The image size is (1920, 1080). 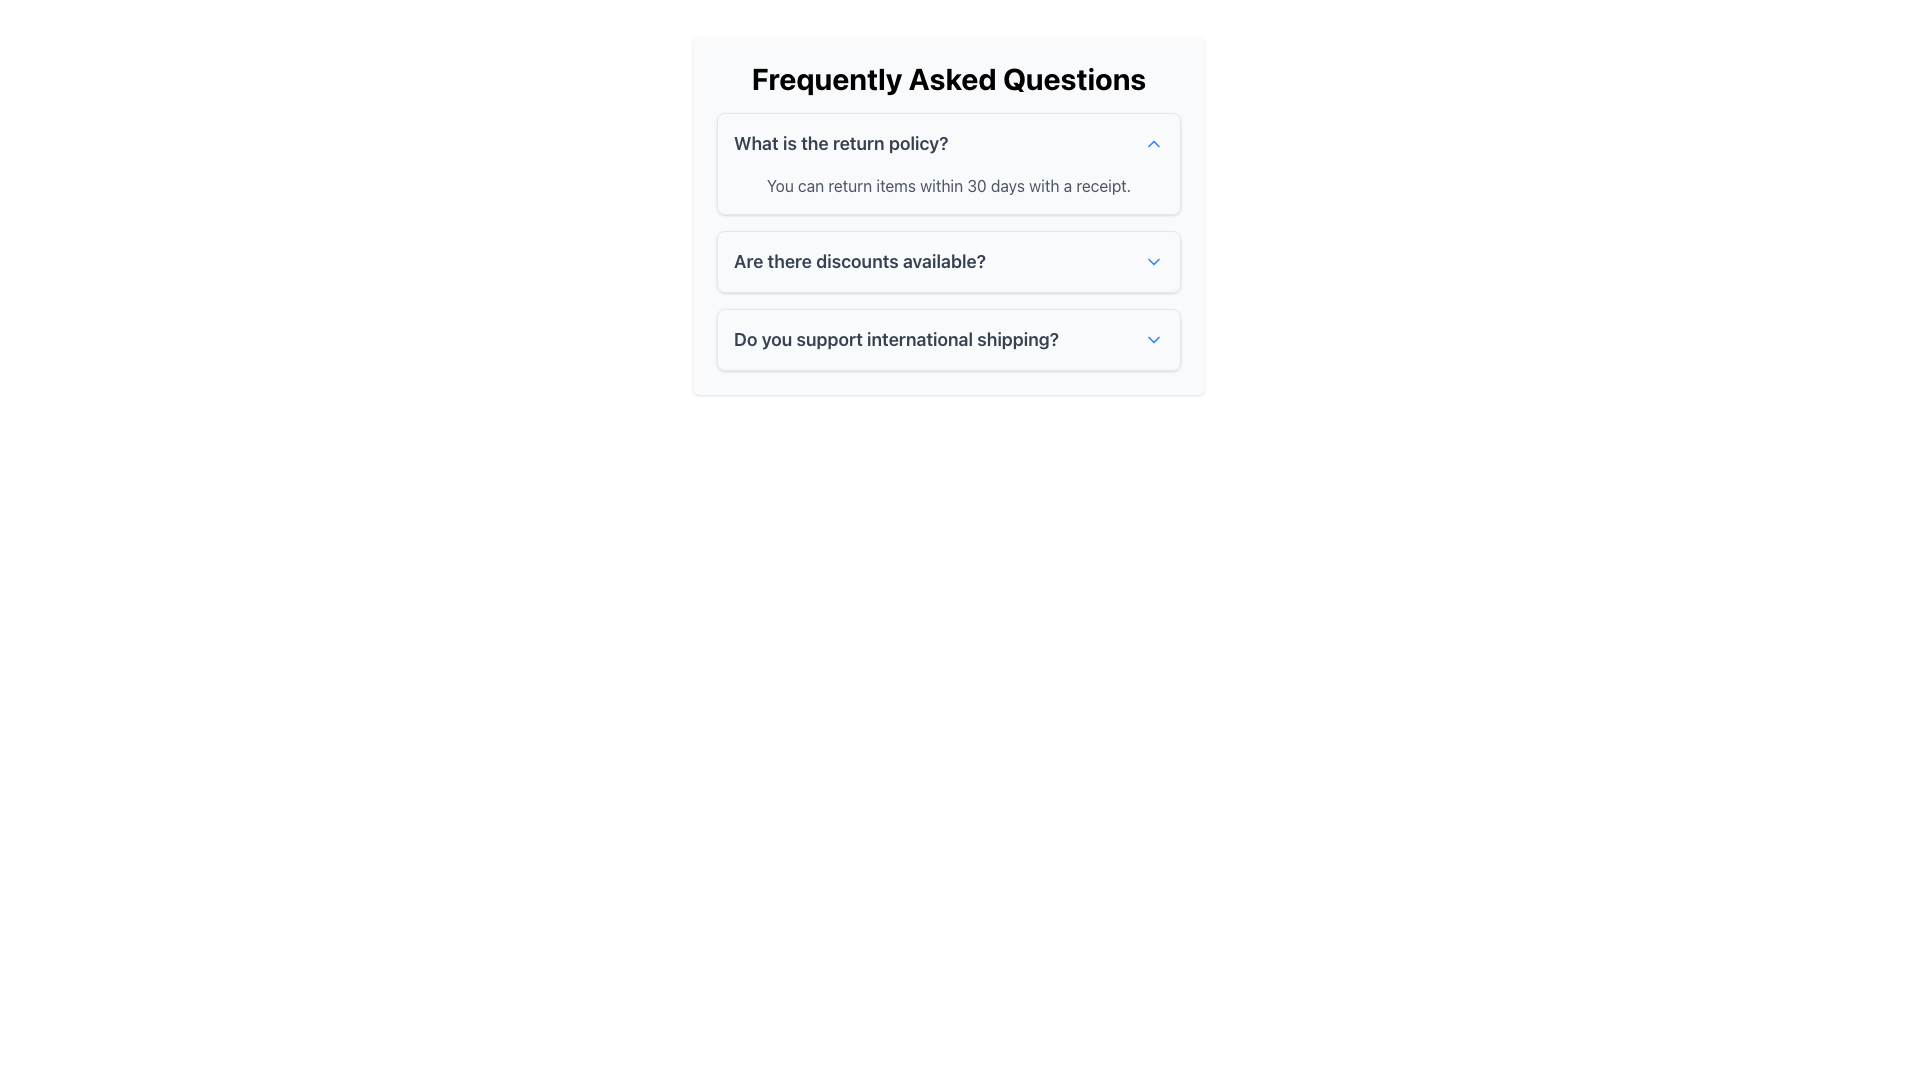 What do you see at coordinates (948, 77) in the screenshot?
I see `the bold heading displaying 'Frequently Asked Questions' at the top of the FAQ section` at bounding box center [948, 77].